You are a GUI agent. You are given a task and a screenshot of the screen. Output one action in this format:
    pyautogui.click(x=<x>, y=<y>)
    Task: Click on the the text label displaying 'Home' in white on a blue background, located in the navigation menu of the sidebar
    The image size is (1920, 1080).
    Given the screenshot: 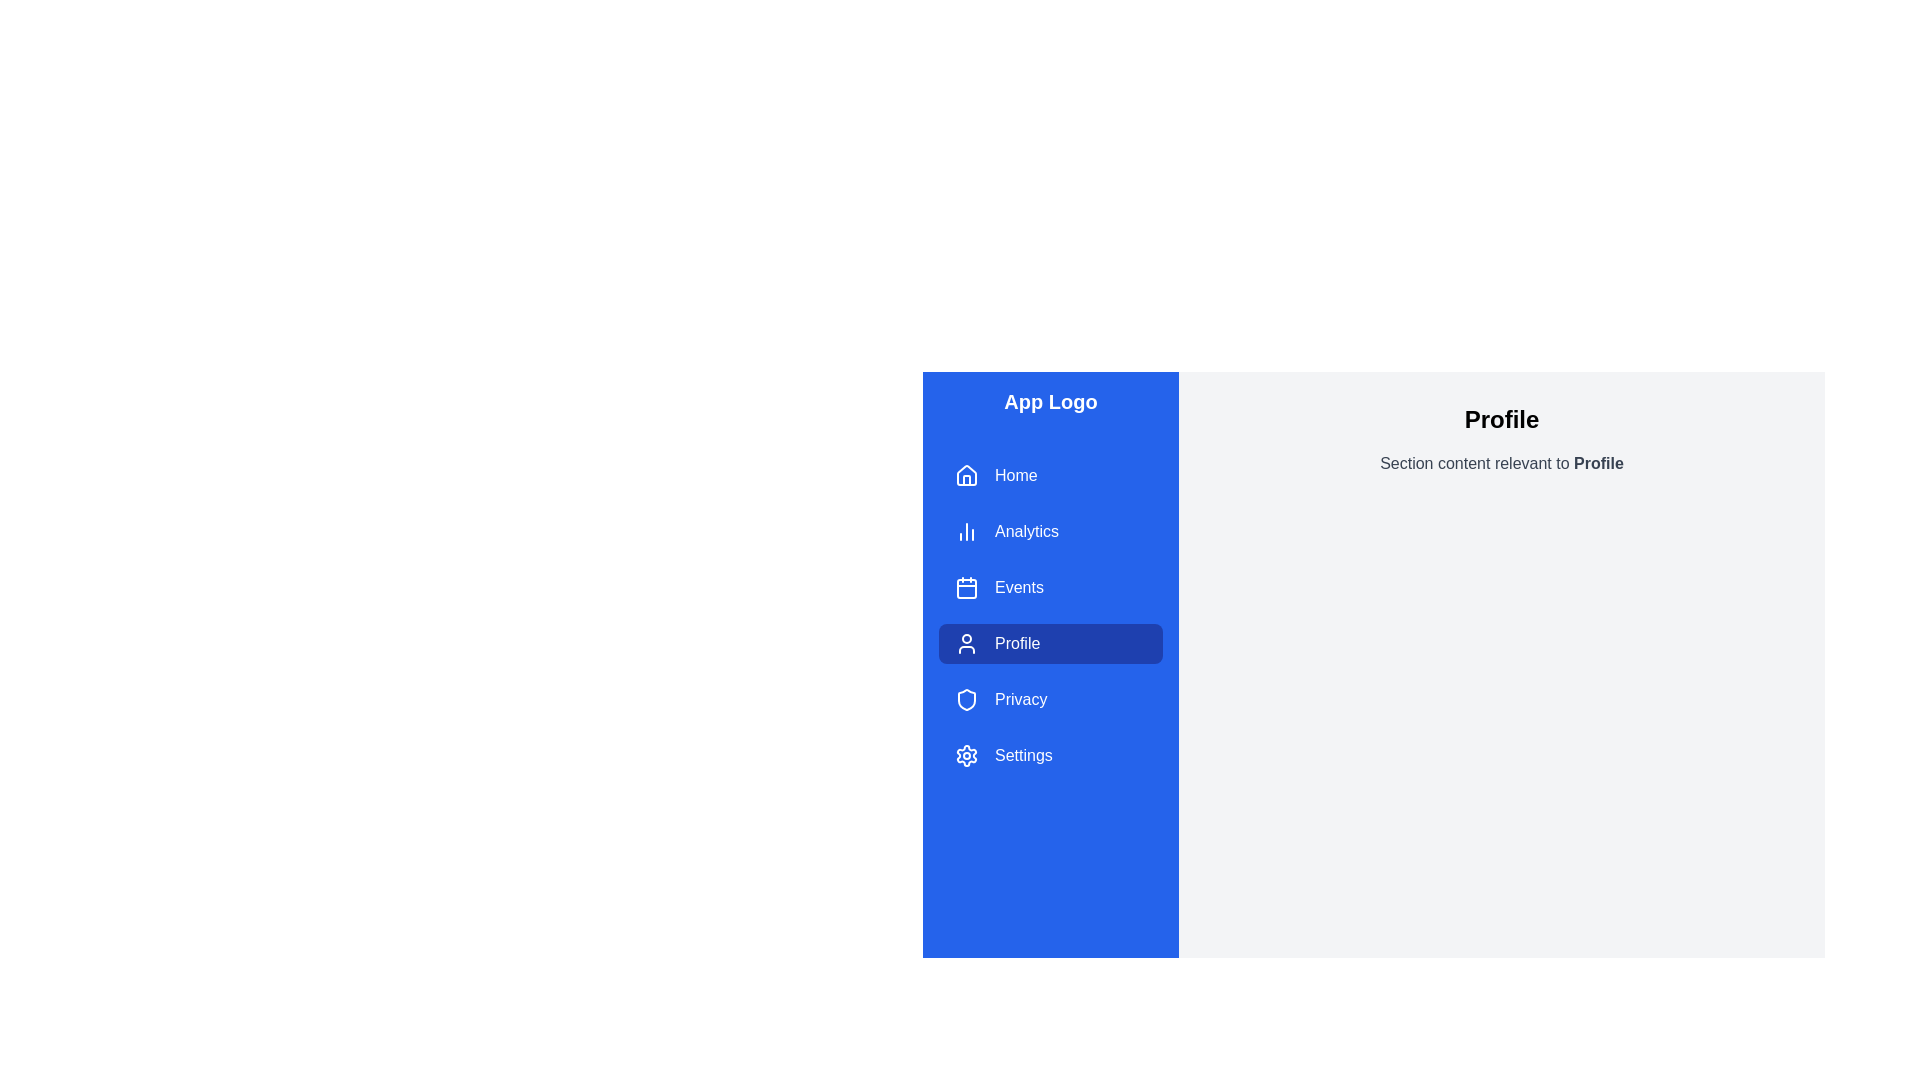 What is the action you would take?
    pyautogui.click(x=1016, y=475)
    